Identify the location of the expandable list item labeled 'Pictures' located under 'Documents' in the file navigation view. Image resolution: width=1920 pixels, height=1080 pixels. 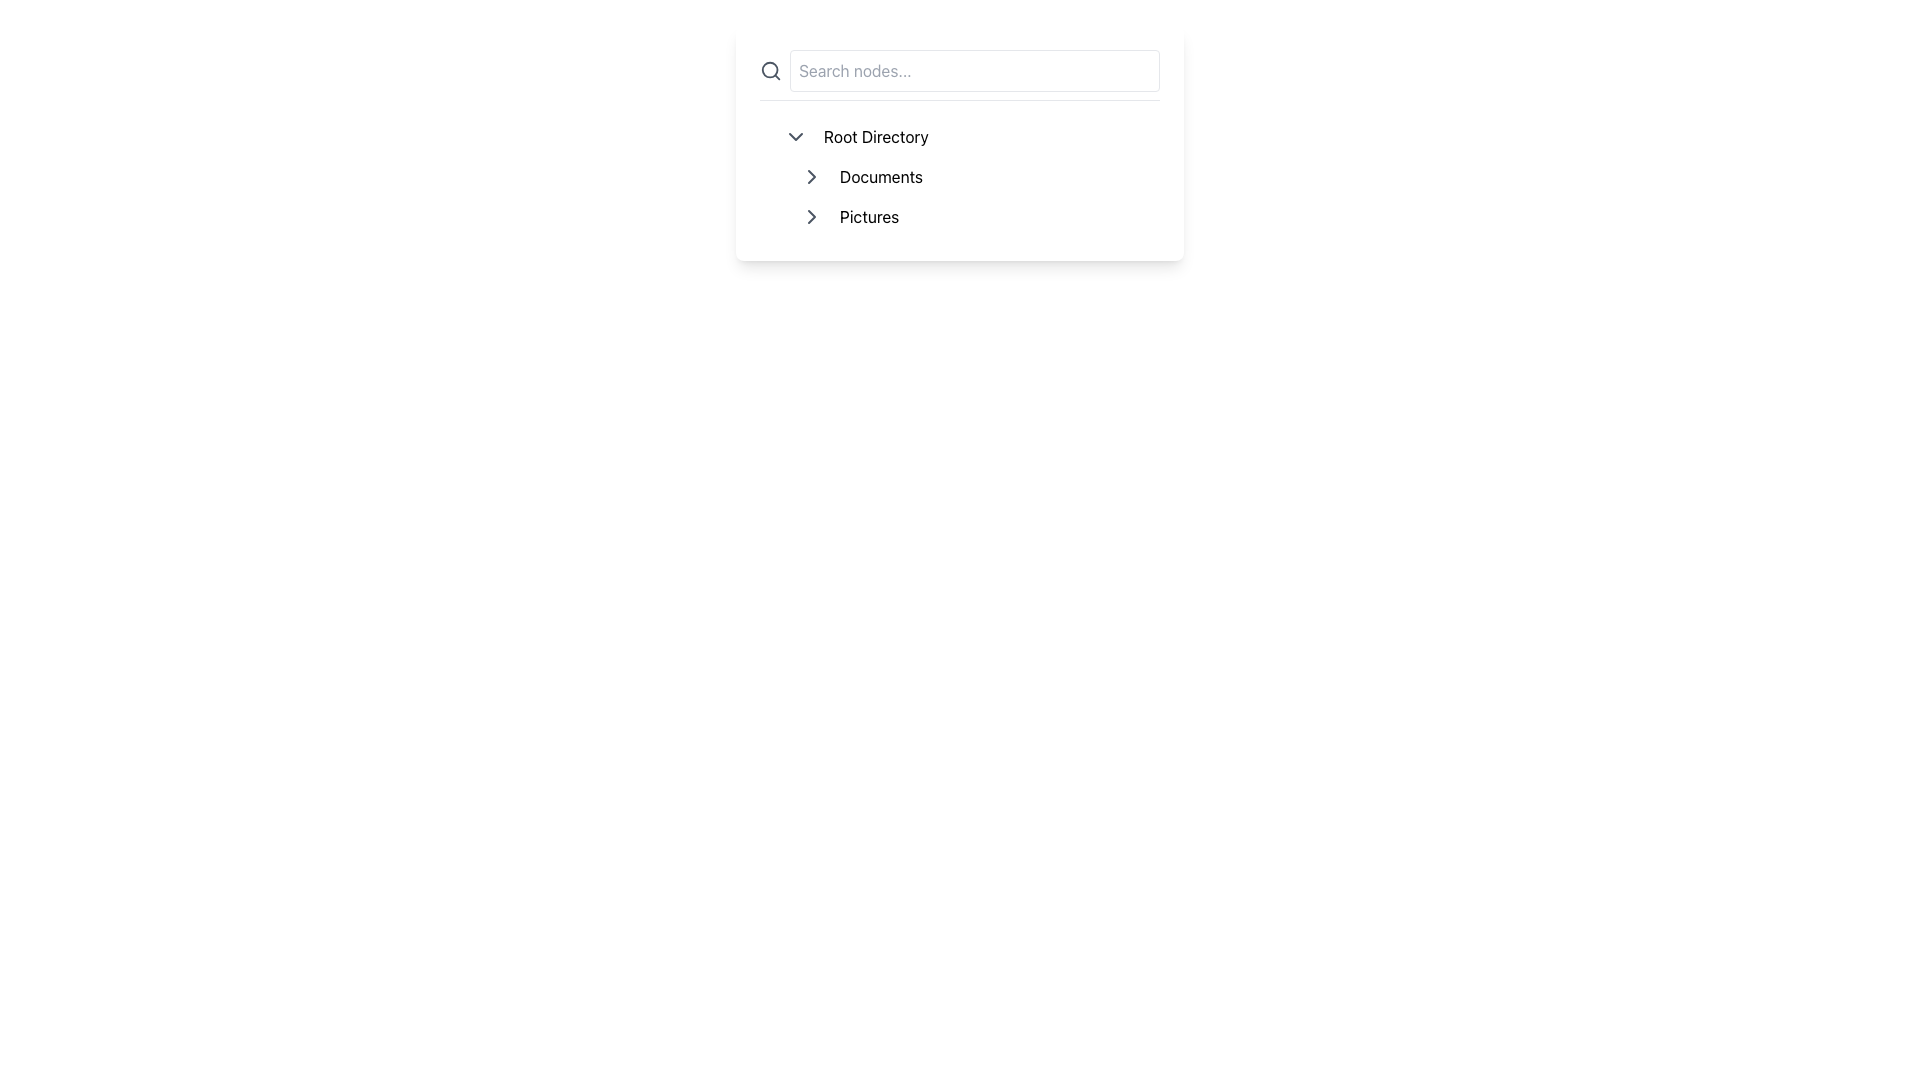
(975, 216).